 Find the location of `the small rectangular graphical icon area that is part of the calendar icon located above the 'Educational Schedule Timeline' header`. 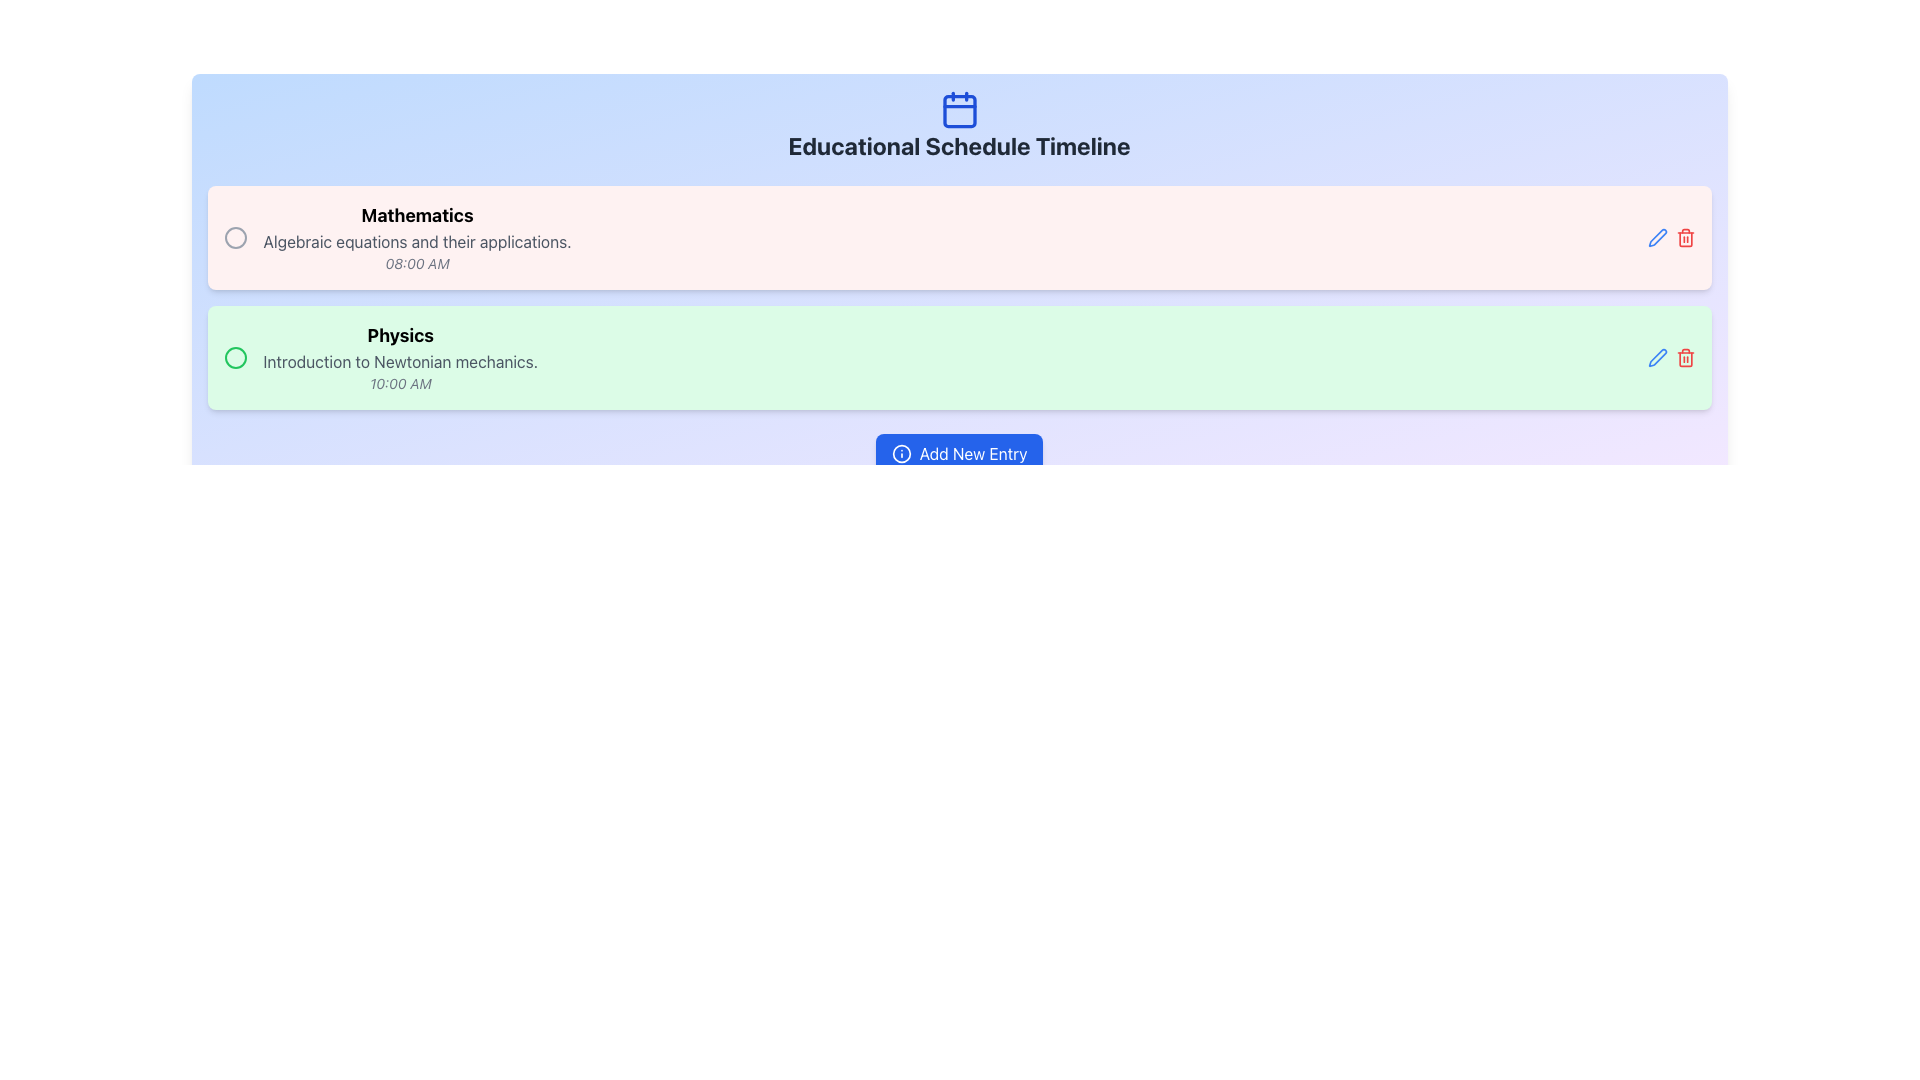

the small rectangular graphical icon area that is part of the calendar icon located above the 'Educational Schedule Timeline' header is located at coordinates (958, 111).